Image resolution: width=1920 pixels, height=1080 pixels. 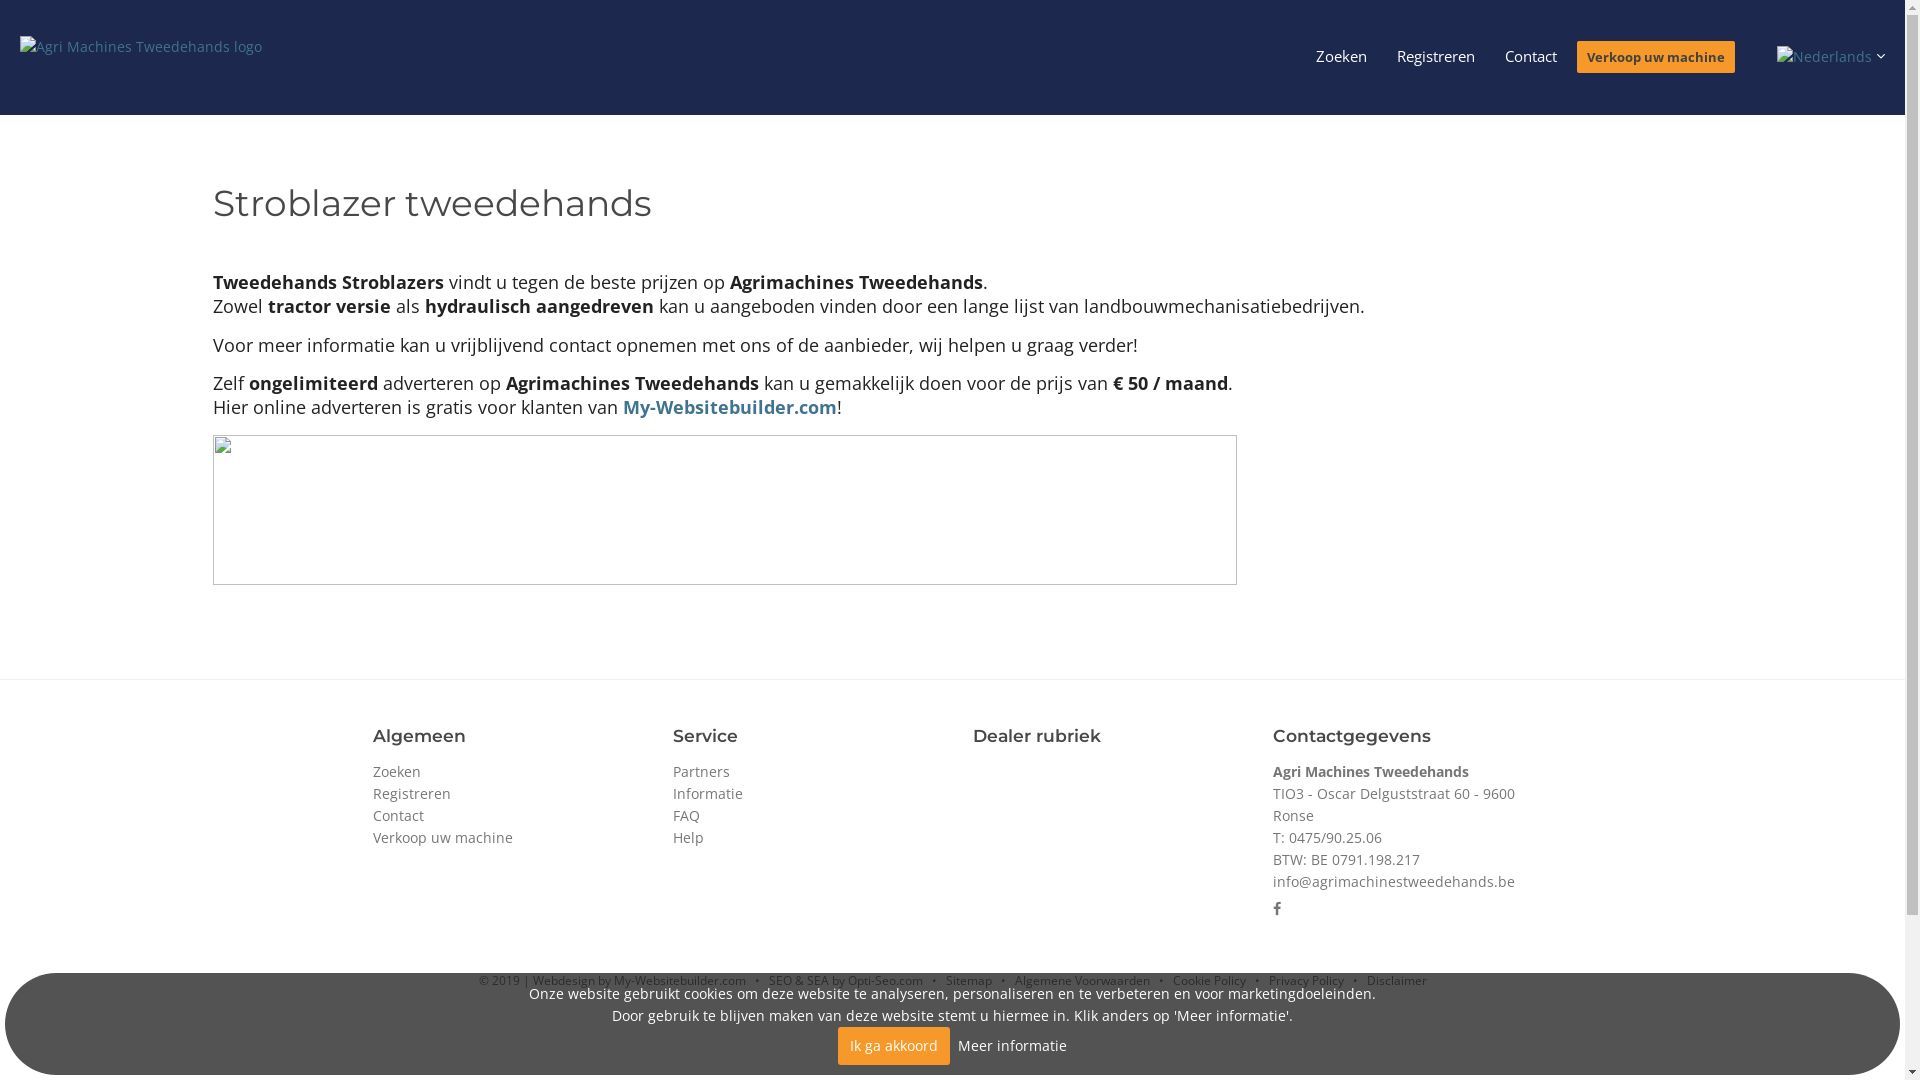 What do you see at coordinates (944, 979) in the screenshot?
I see `'Sitemap'` at bounding box center [944, 979].